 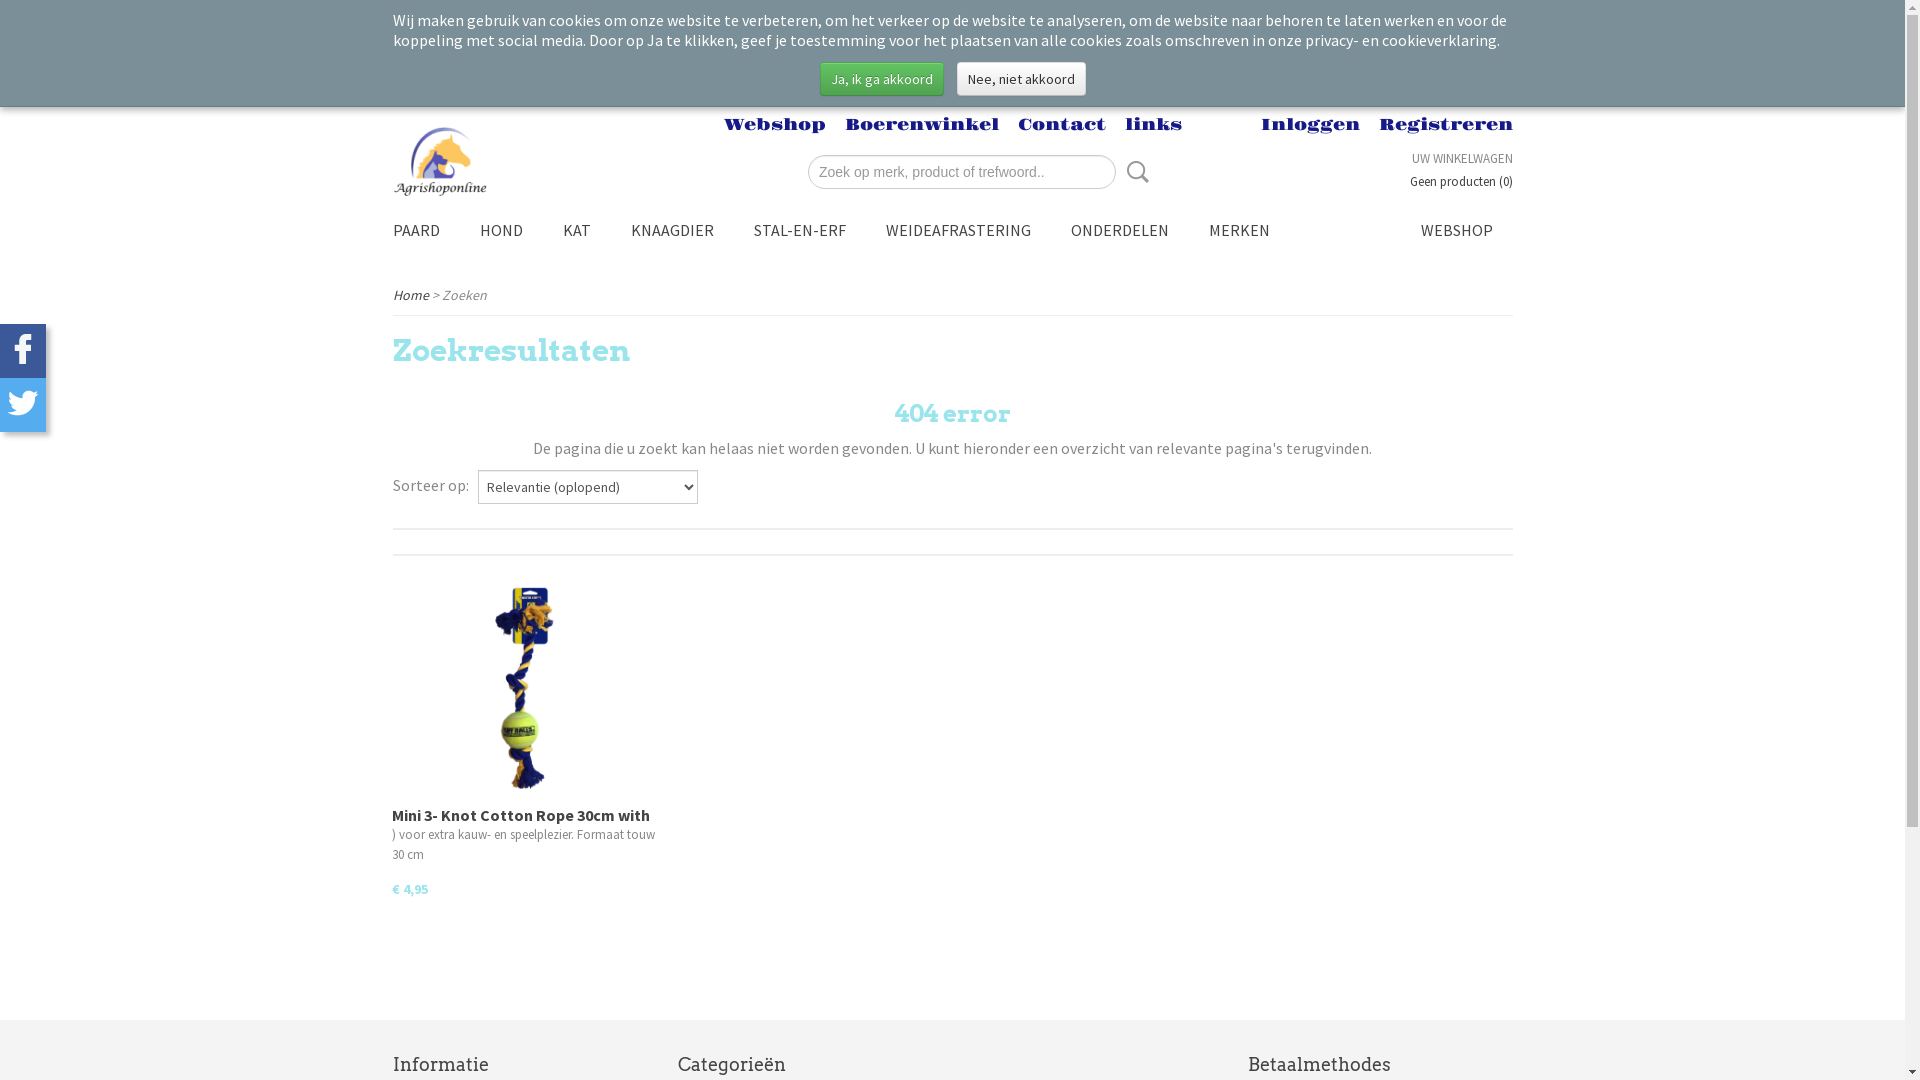 I want to click on 'Deel deze pagina op Facebook', so click(x=23, y=350).